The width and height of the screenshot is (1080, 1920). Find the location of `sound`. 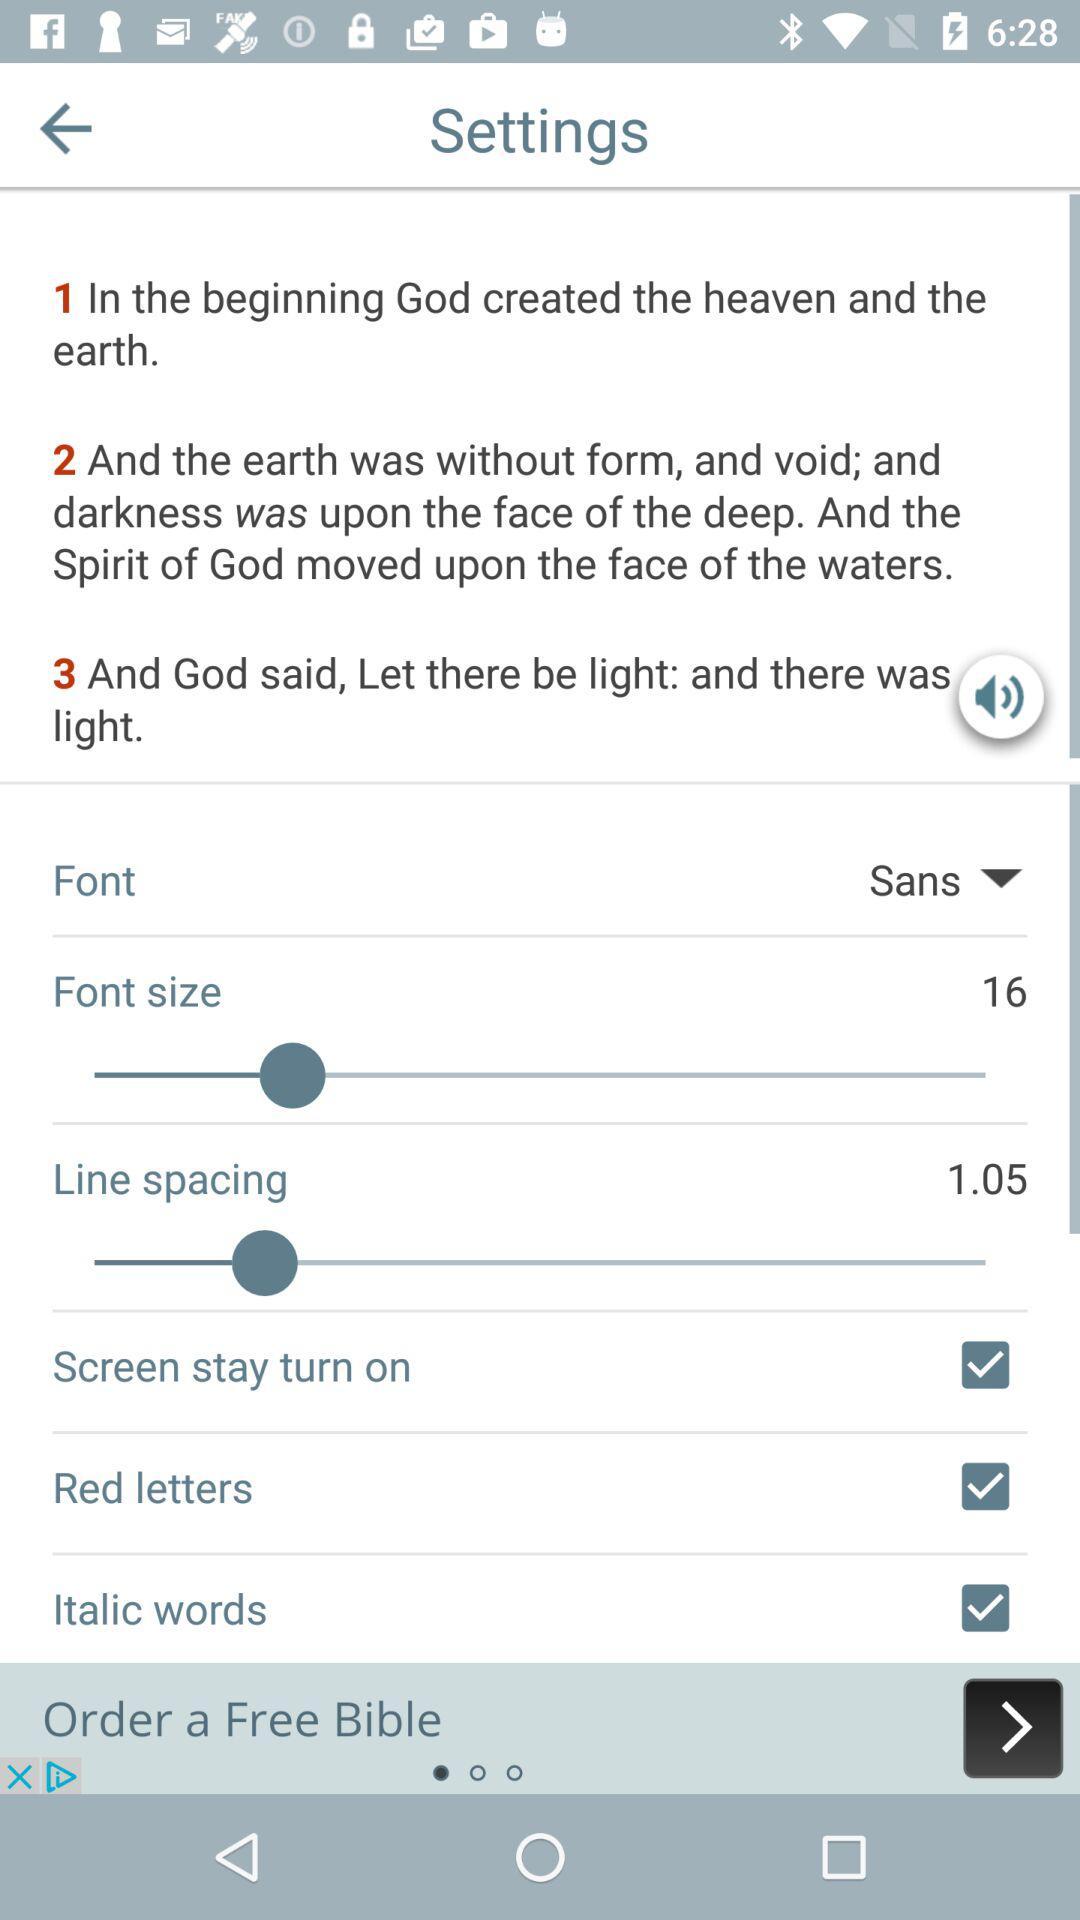

sound is located at coordinates (1001, 702).